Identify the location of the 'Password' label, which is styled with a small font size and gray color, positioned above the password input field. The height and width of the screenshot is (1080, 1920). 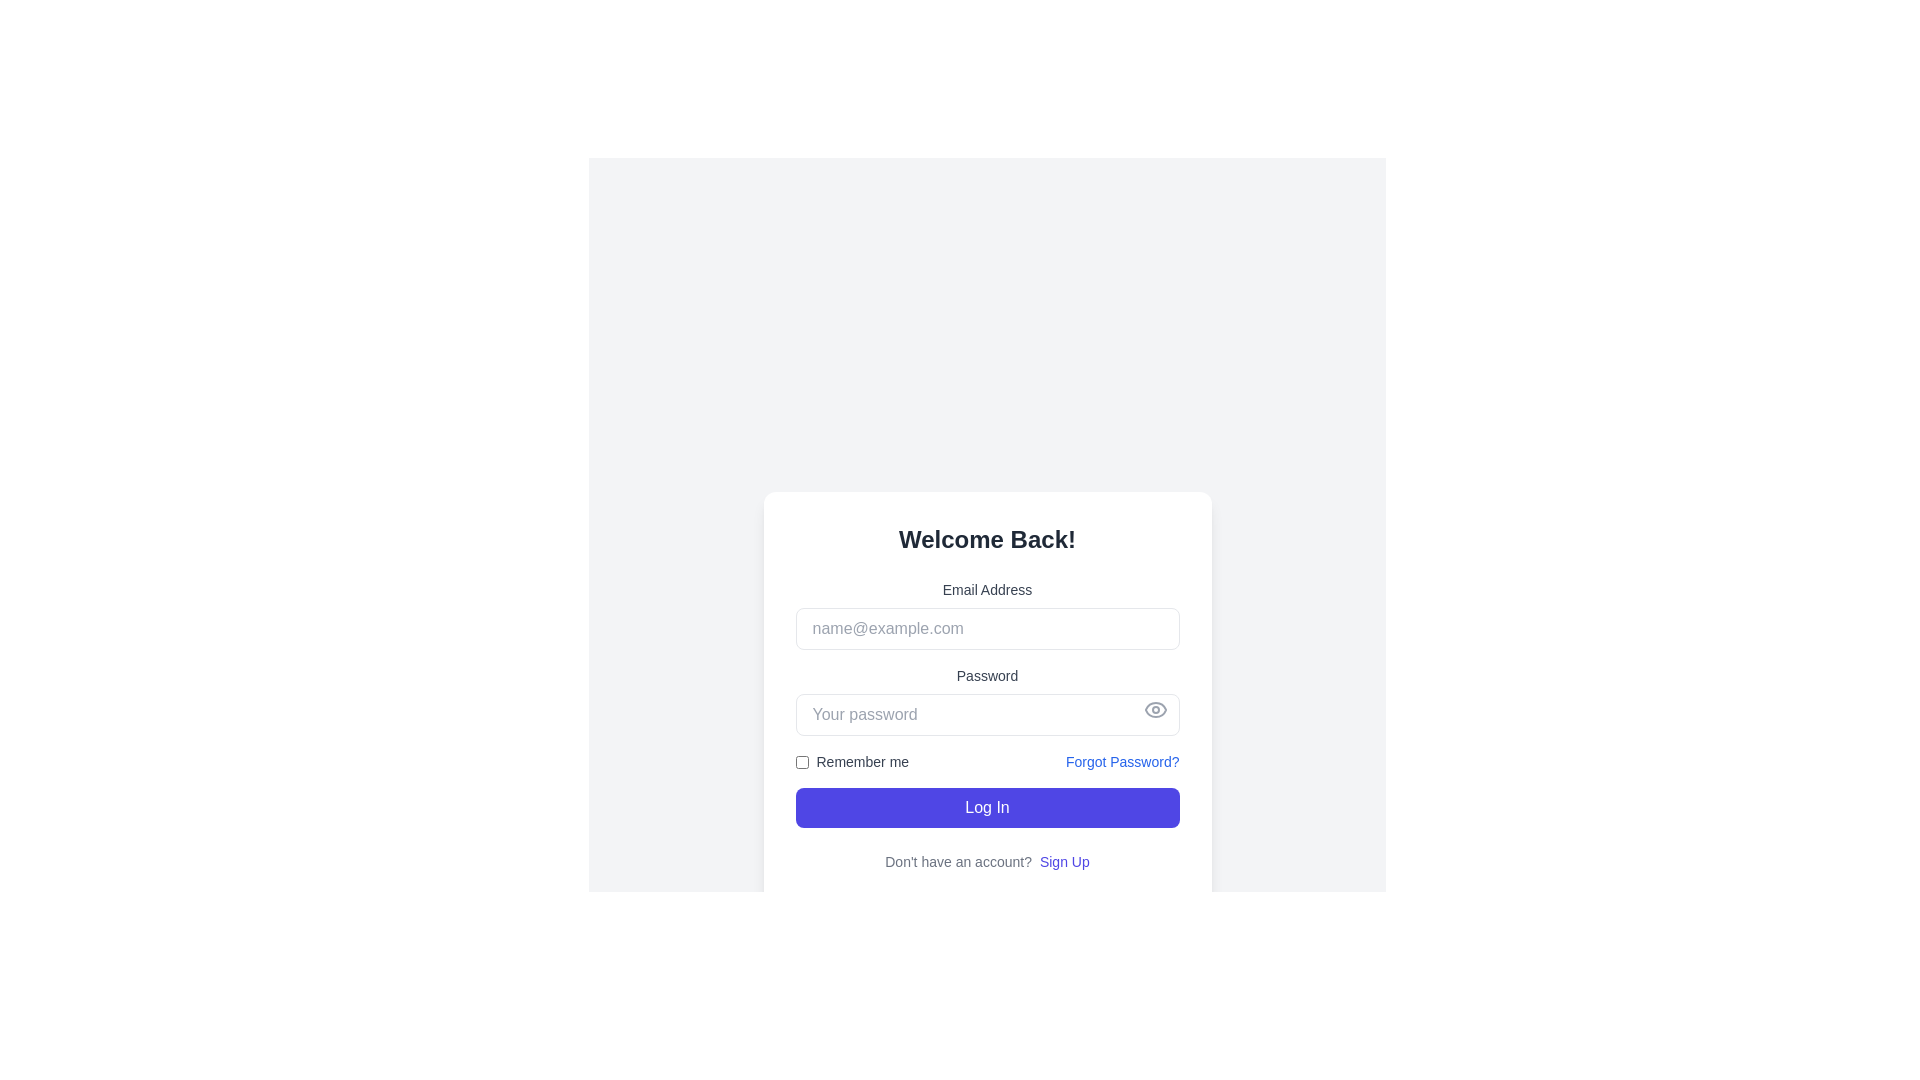
(987, 675).